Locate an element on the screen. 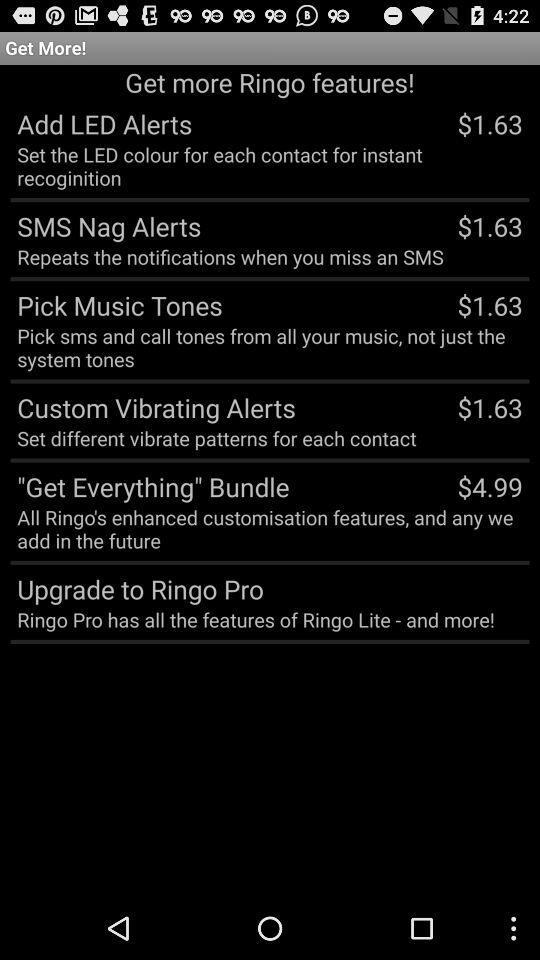 This screenshot has height=960, width=540. app below pick music tones is located at coordinates (270, 347).